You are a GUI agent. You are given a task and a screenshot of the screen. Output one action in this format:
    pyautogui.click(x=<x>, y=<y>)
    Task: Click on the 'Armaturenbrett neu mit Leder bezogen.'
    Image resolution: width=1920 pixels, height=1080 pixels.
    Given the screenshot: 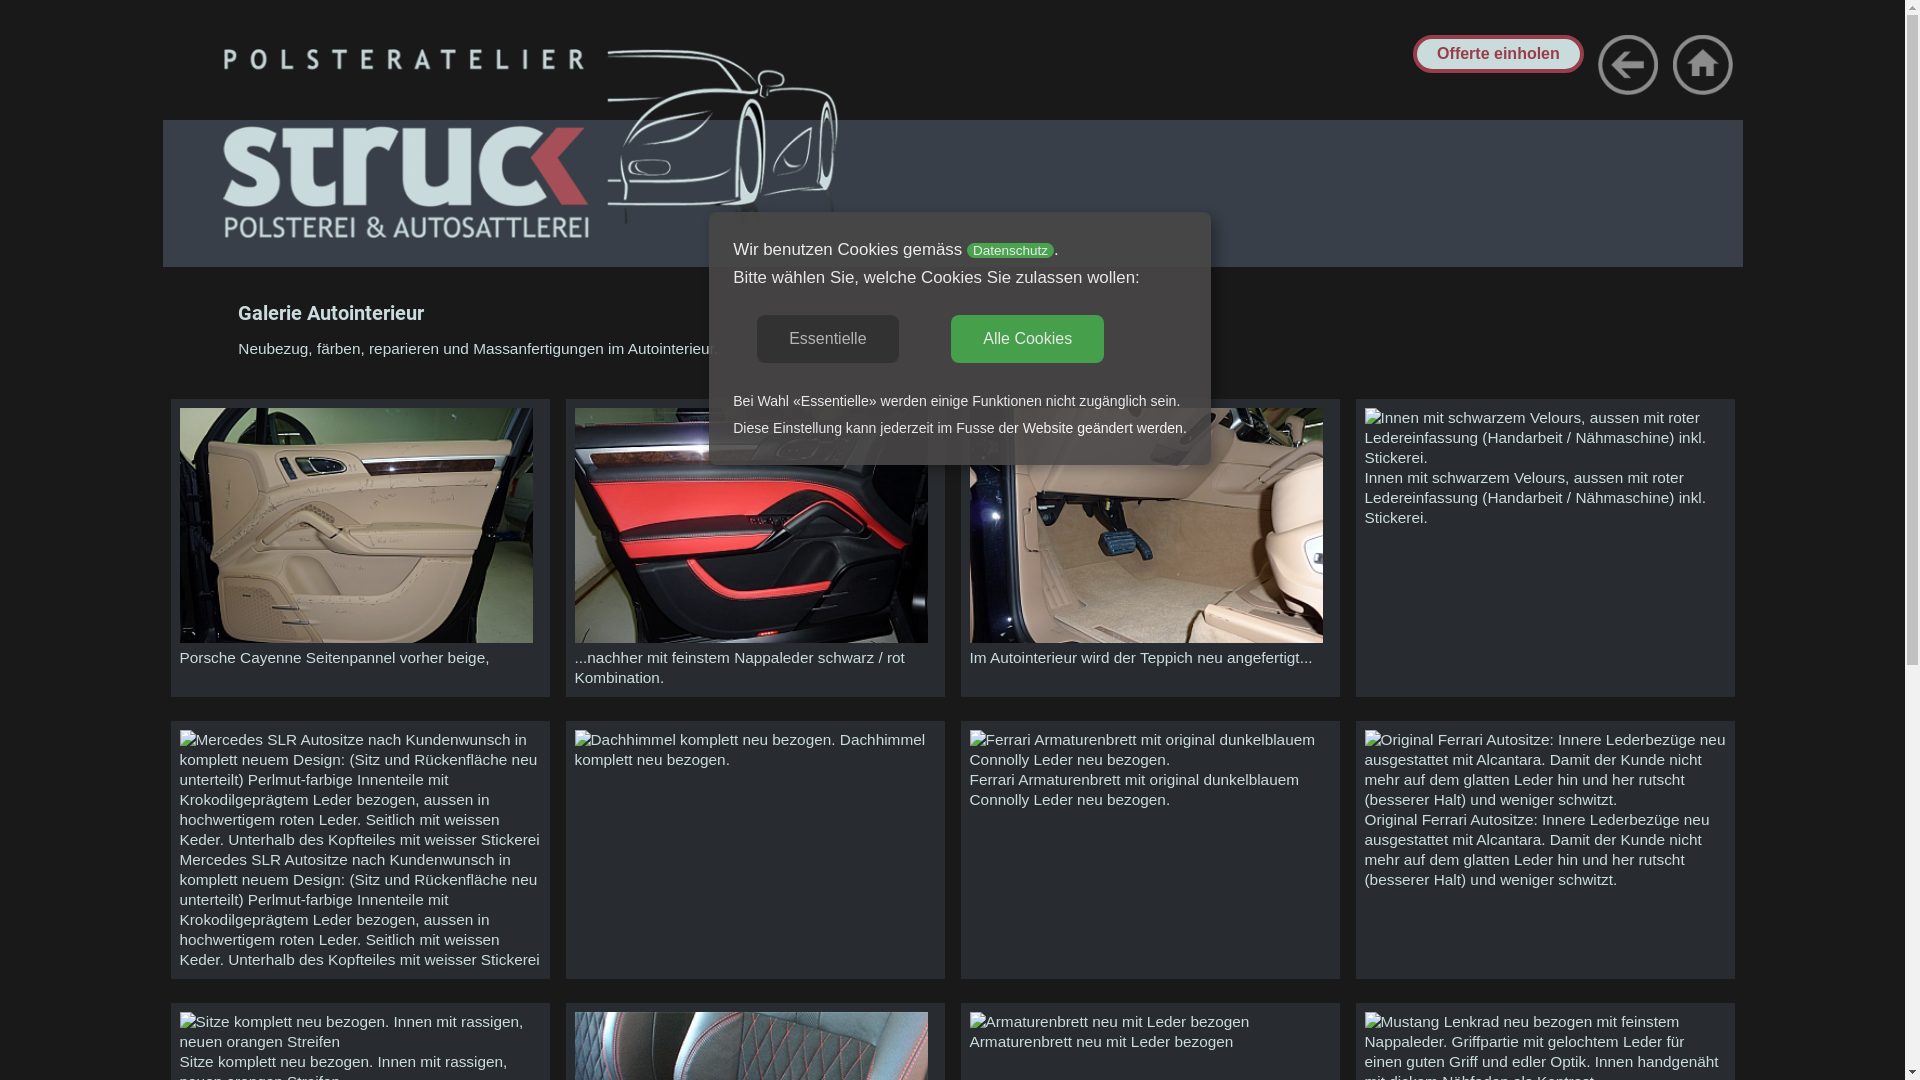 What is the action you would take?
    pyautogui.click(x=1108, y=1021)
    